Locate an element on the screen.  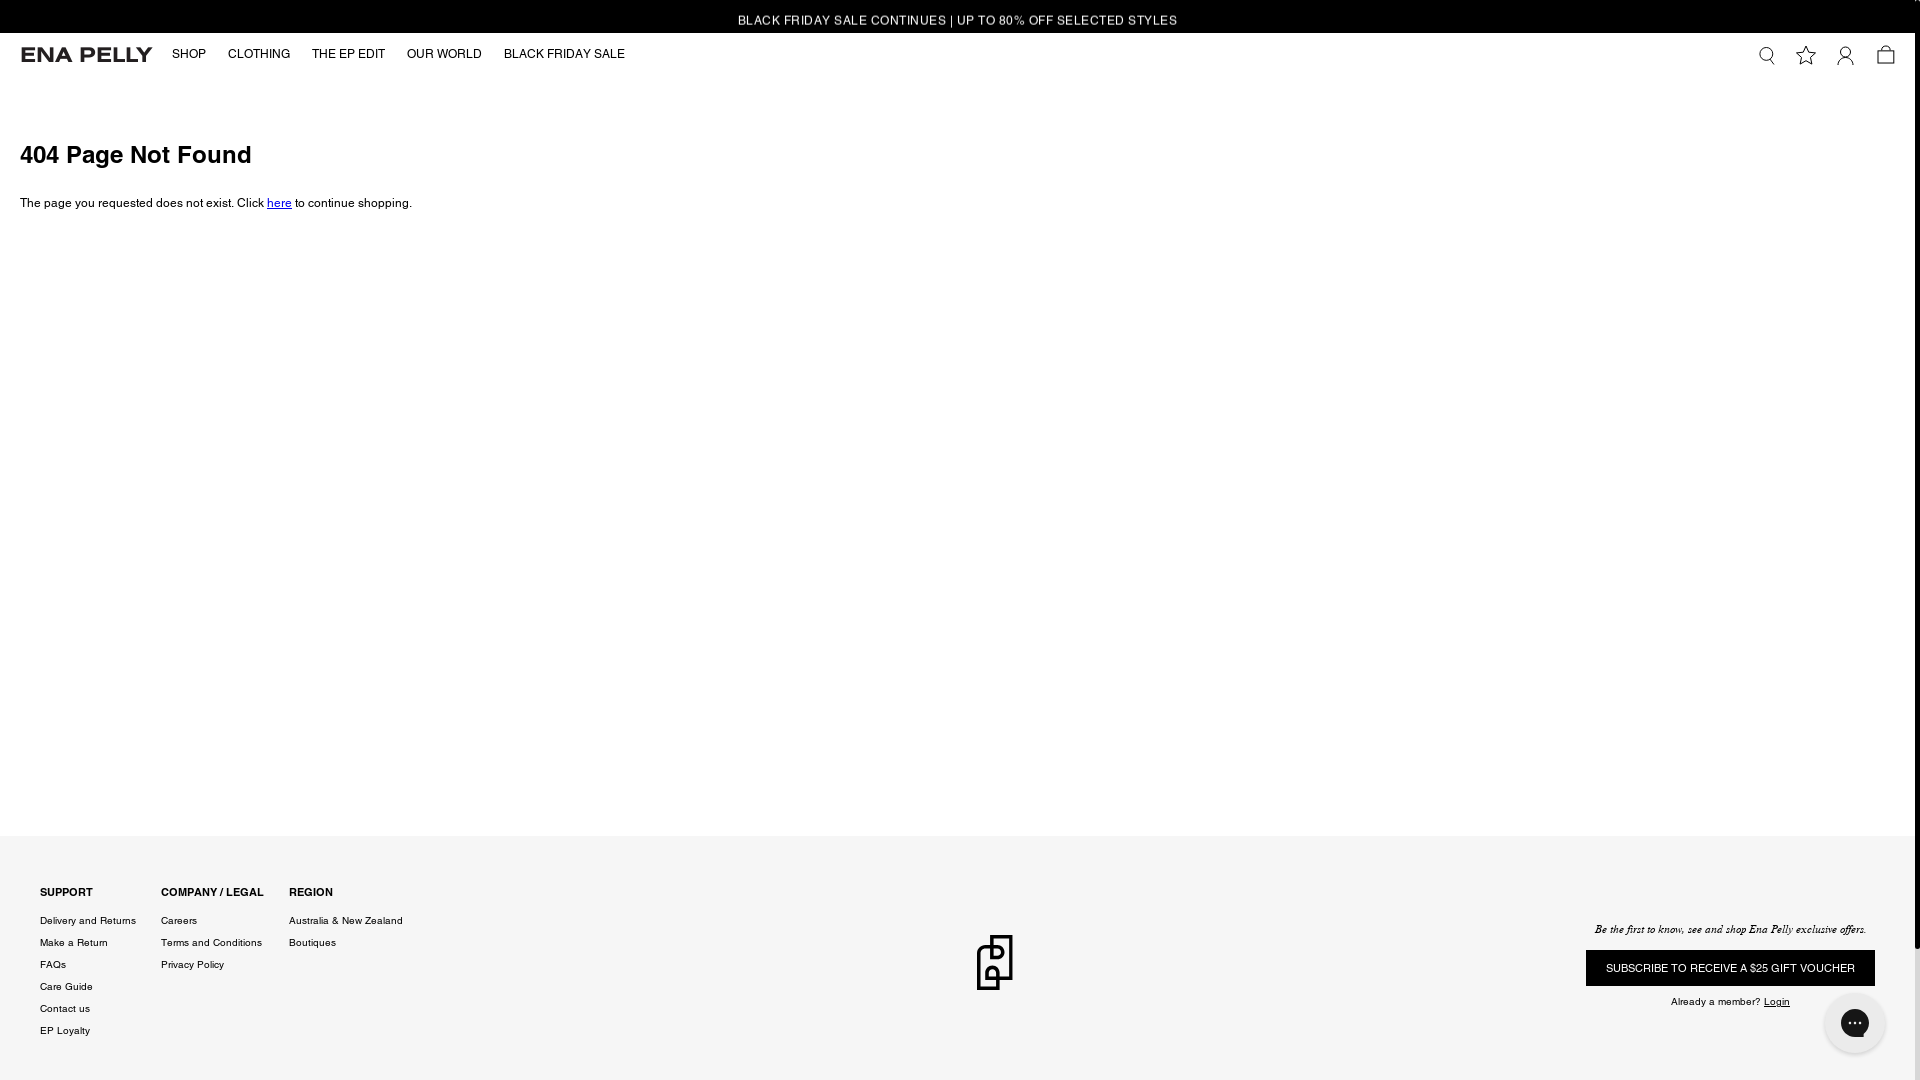
'here' is located at coordinates (266, 203).